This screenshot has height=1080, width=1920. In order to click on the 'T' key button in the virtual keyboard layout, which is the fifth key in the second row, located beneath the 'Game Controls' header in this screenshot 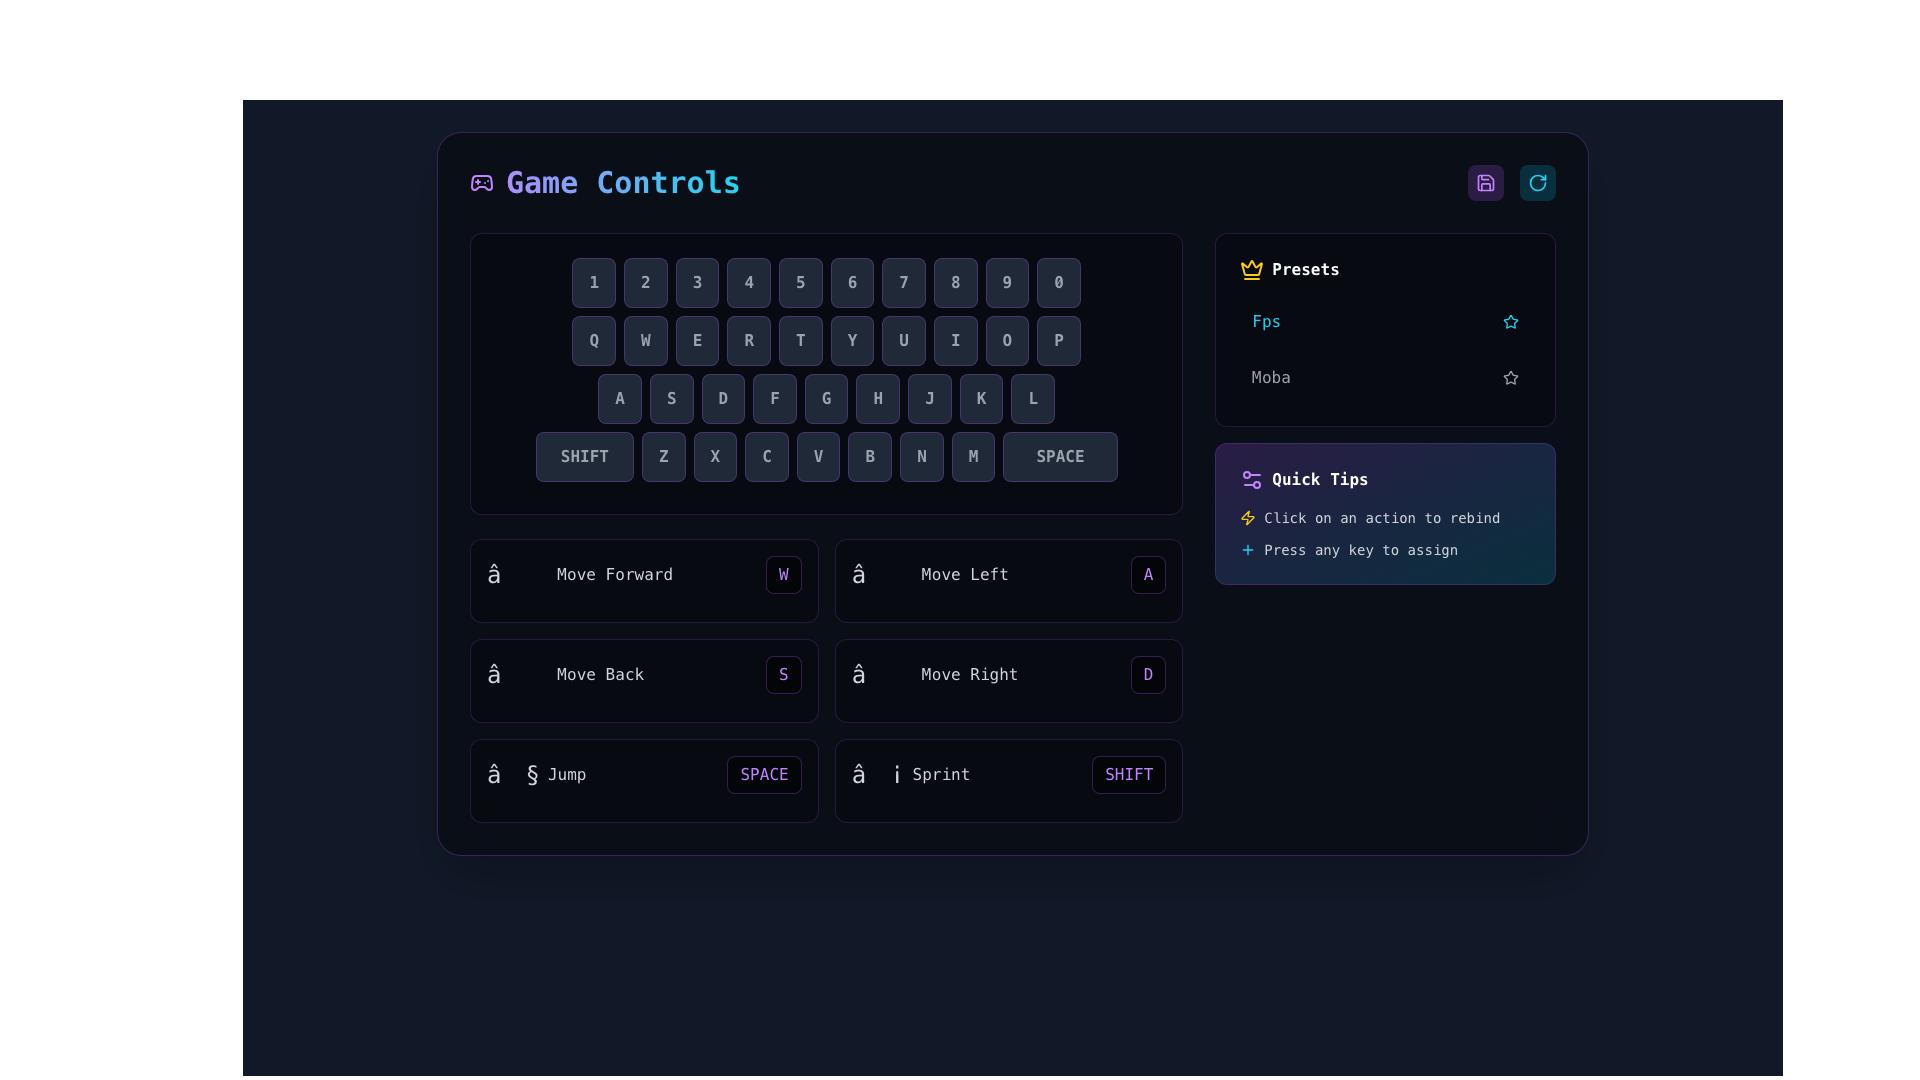, I will do `click(800, 339)`.